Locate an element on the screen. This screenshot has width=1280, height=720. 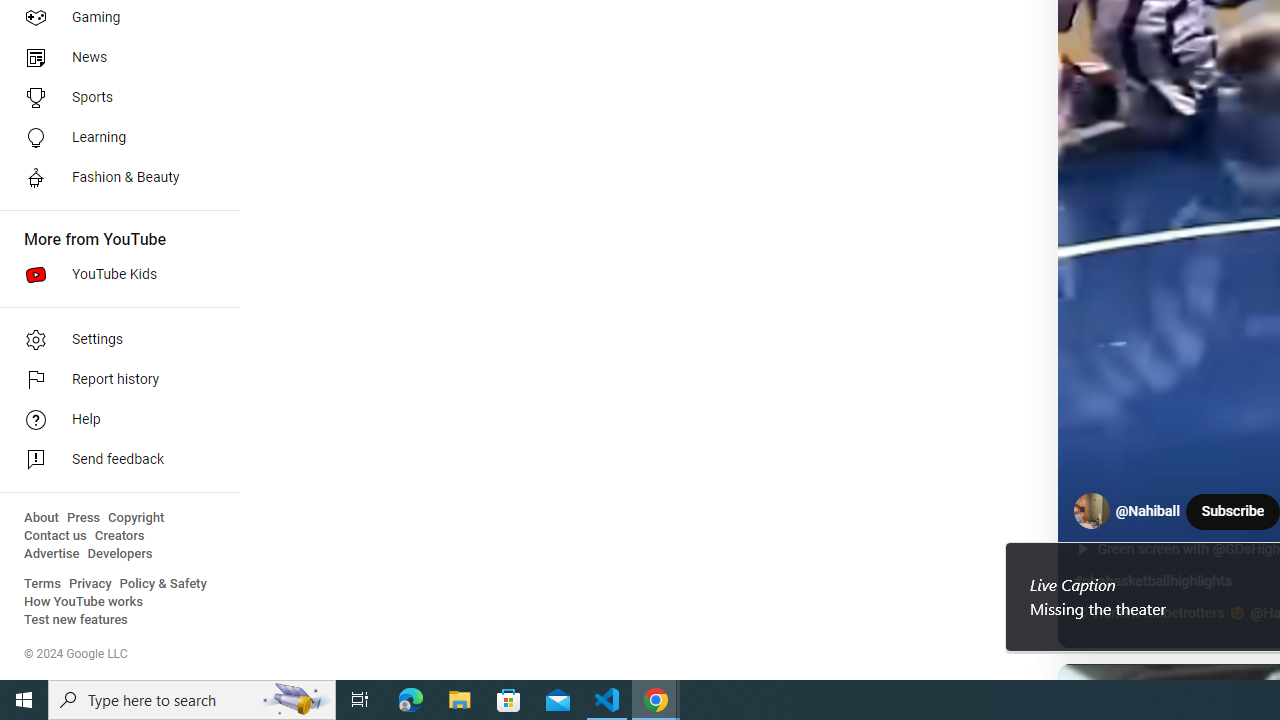
'Creators' is located at coordinates (118, 535).